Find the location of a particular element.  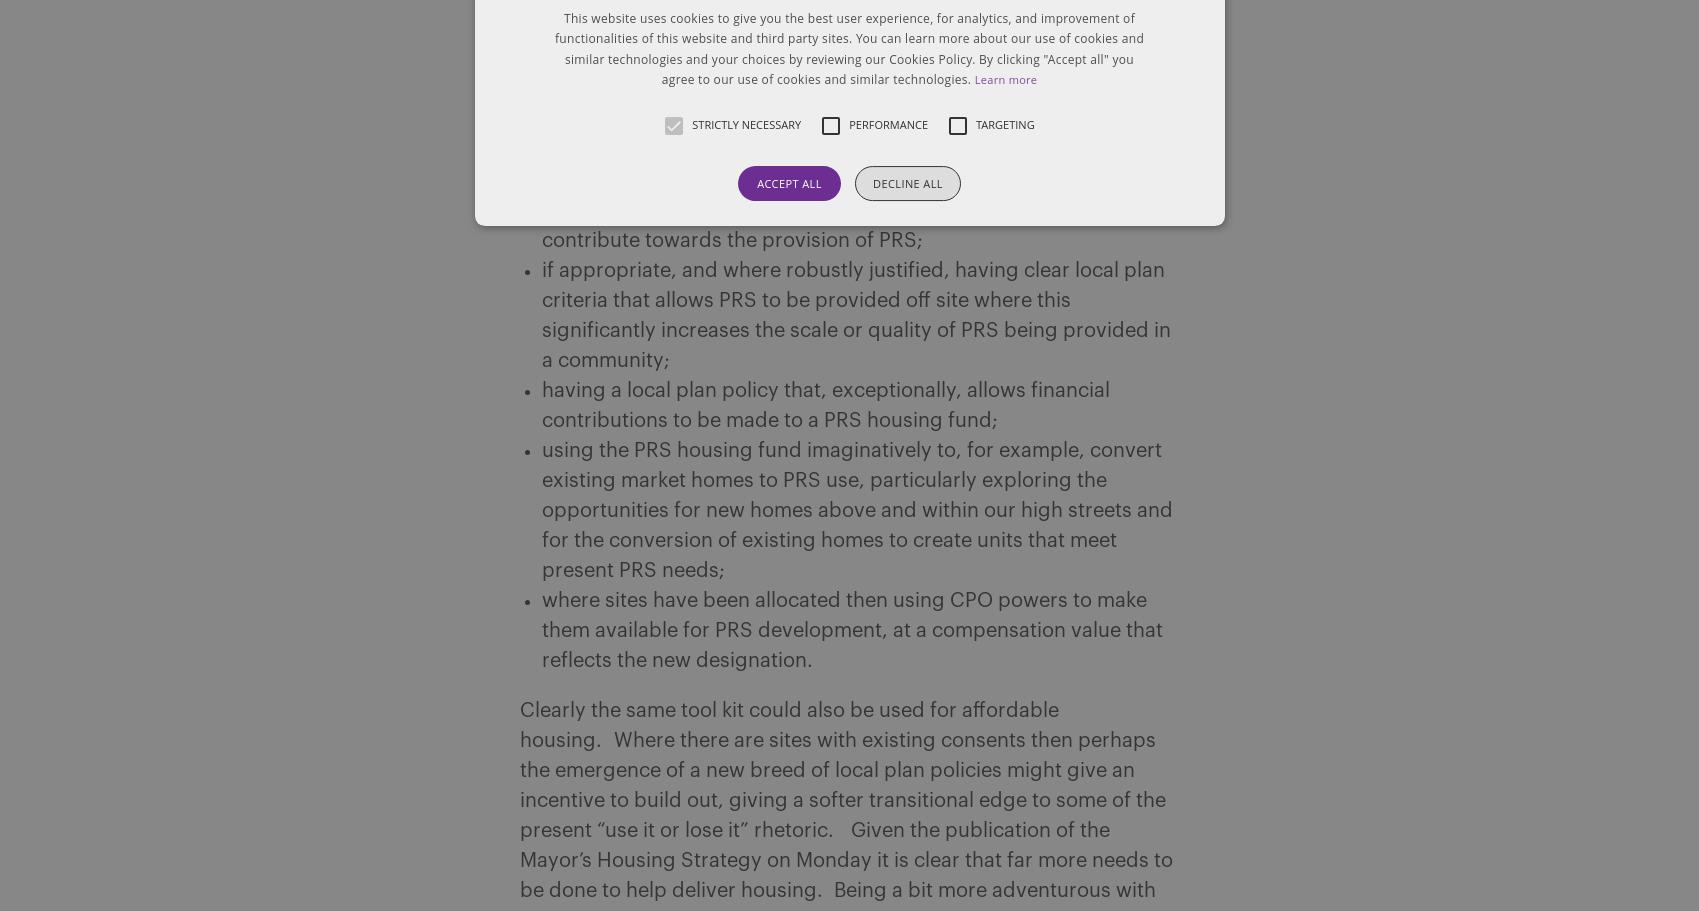

'since the need for new homes is intrinsically linked to economic development, requiring new employment development to contribute towards the provision of PRS;' is located at coordinates (539, 209).